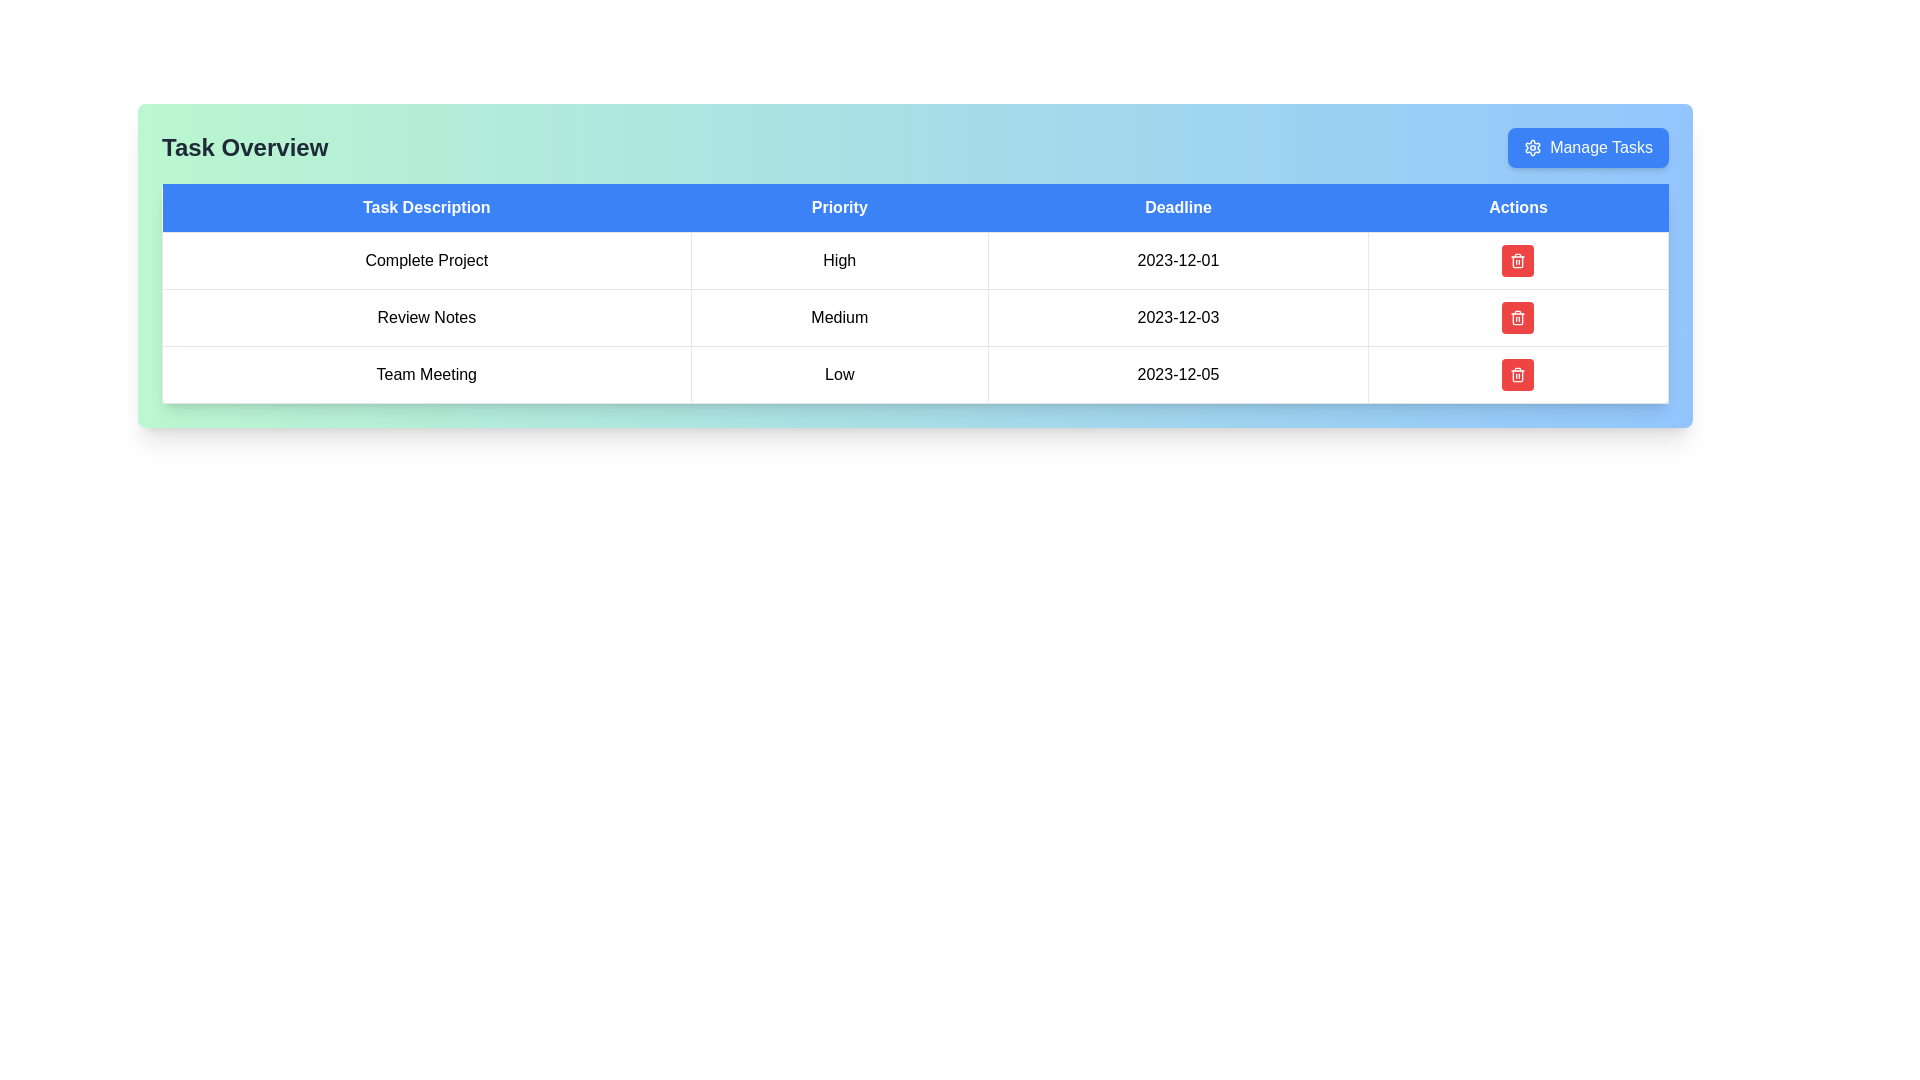 Image resolution: width=1920 pixels, height=1080 pixels. I want to click on the 'Task Description' table header, which is the first column header in the table with white text on a blue background, so click(425, 208).